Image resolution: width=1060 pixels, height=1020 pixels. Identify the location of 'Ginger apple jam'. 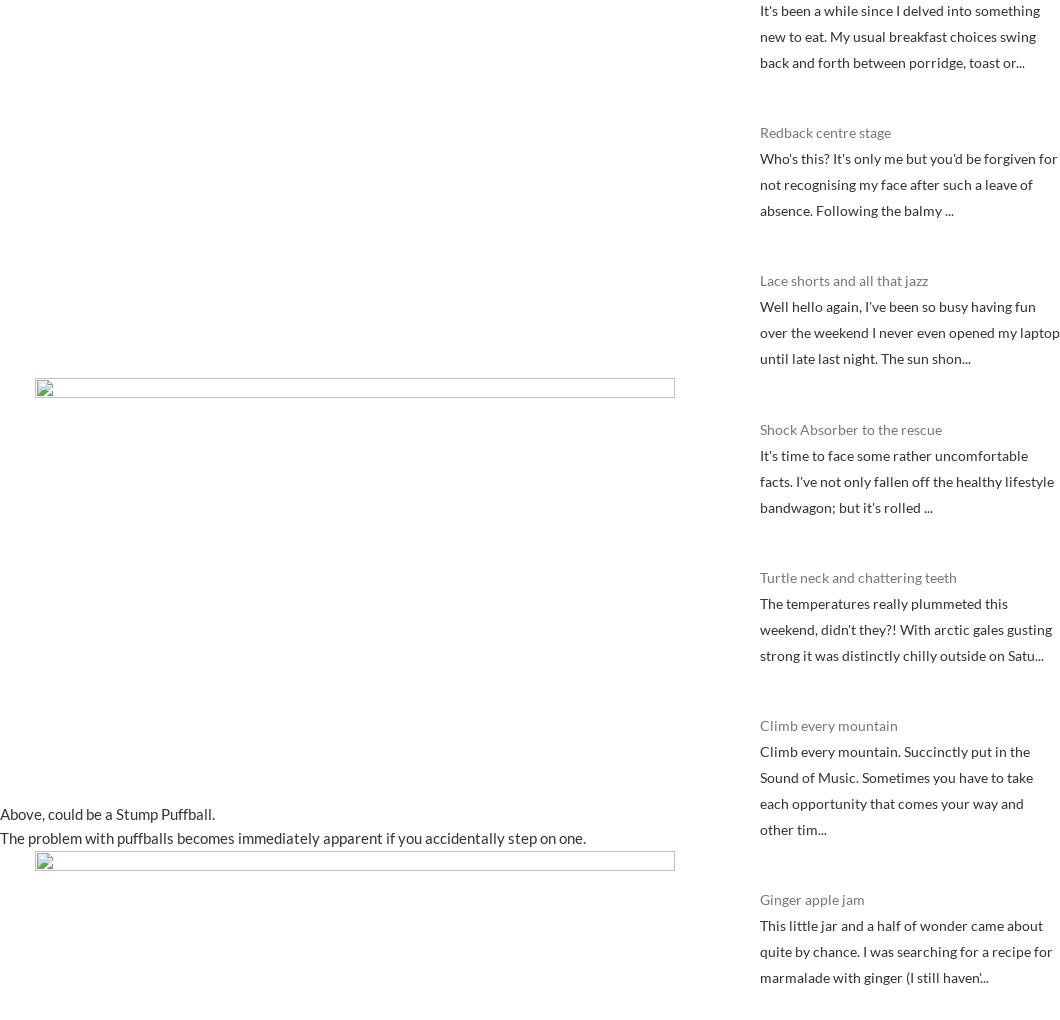
(812, 899).